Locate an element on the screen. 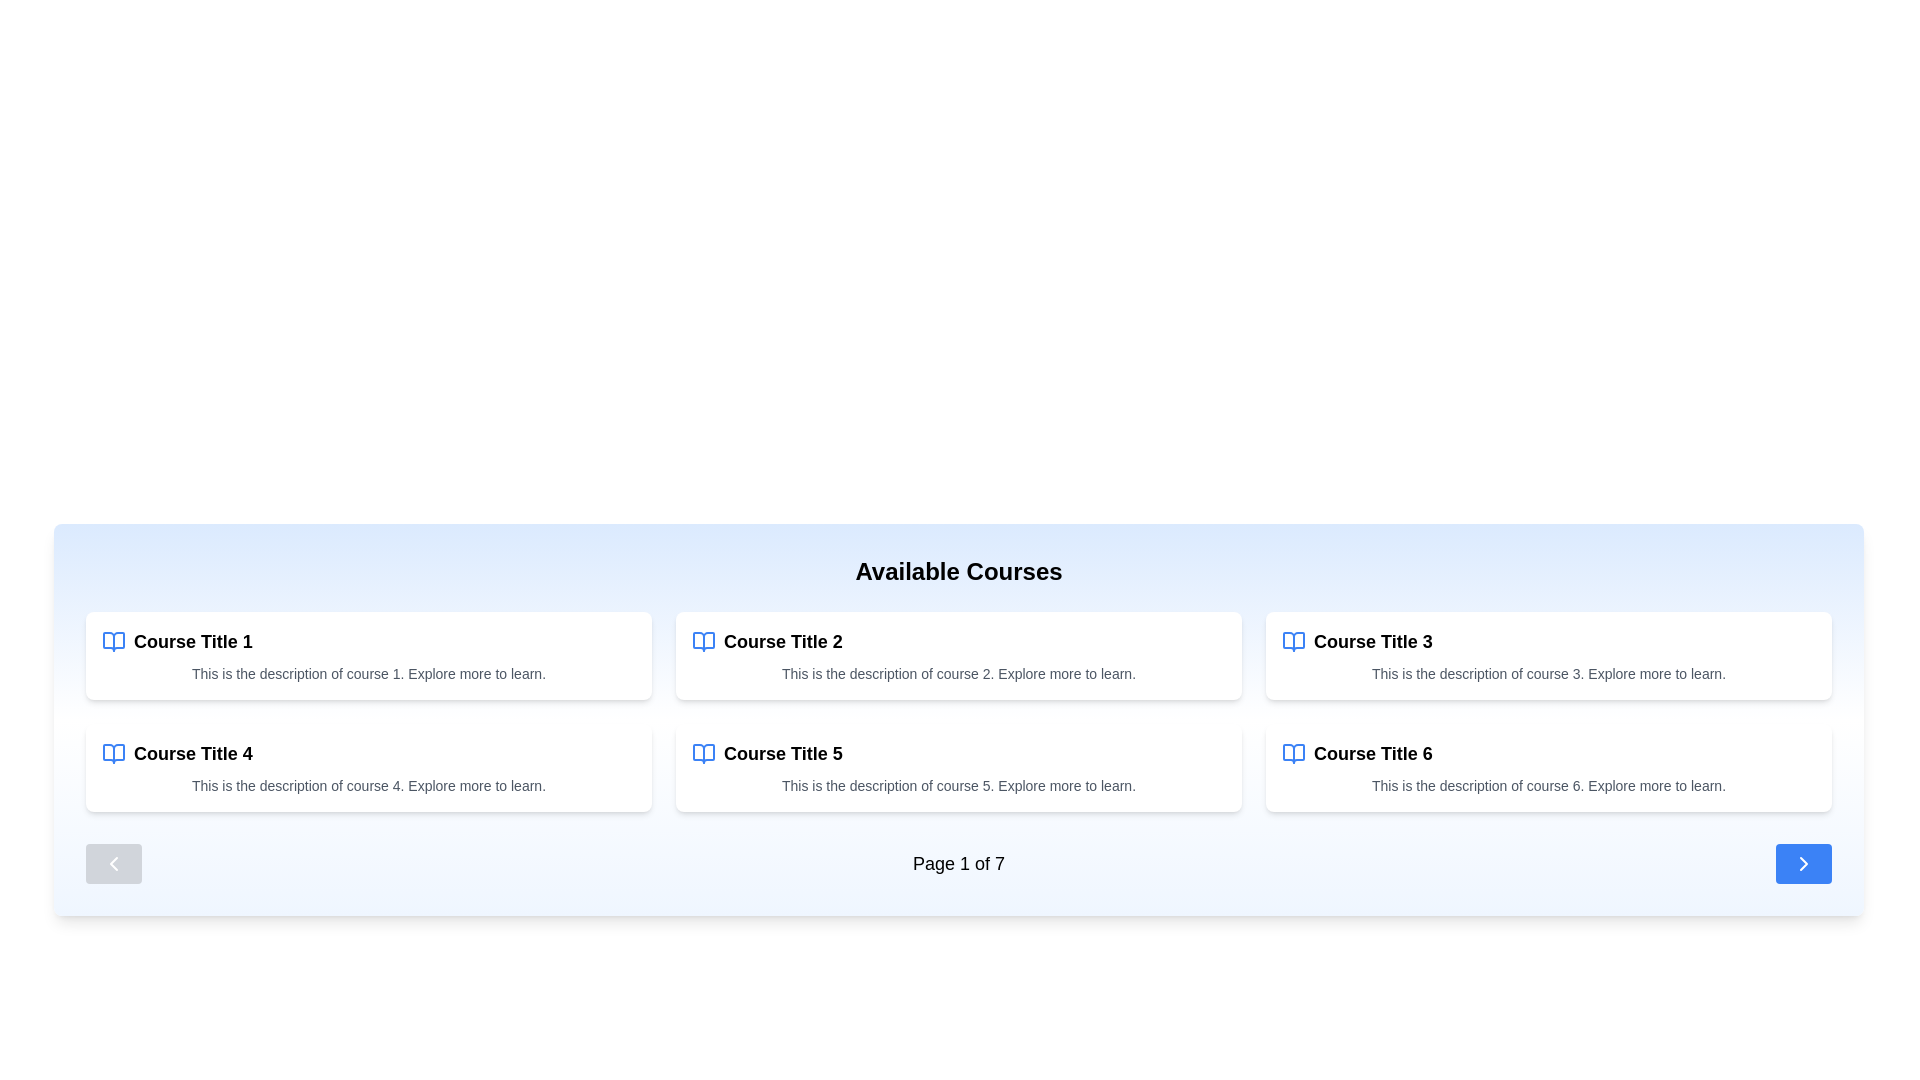 The width and height of the screenshot is (1920, 1080). the rightward-pointing arrow icon embedded within the circular blue button at the bottom-right corner of the interface is located at coordinates (1804, 863).